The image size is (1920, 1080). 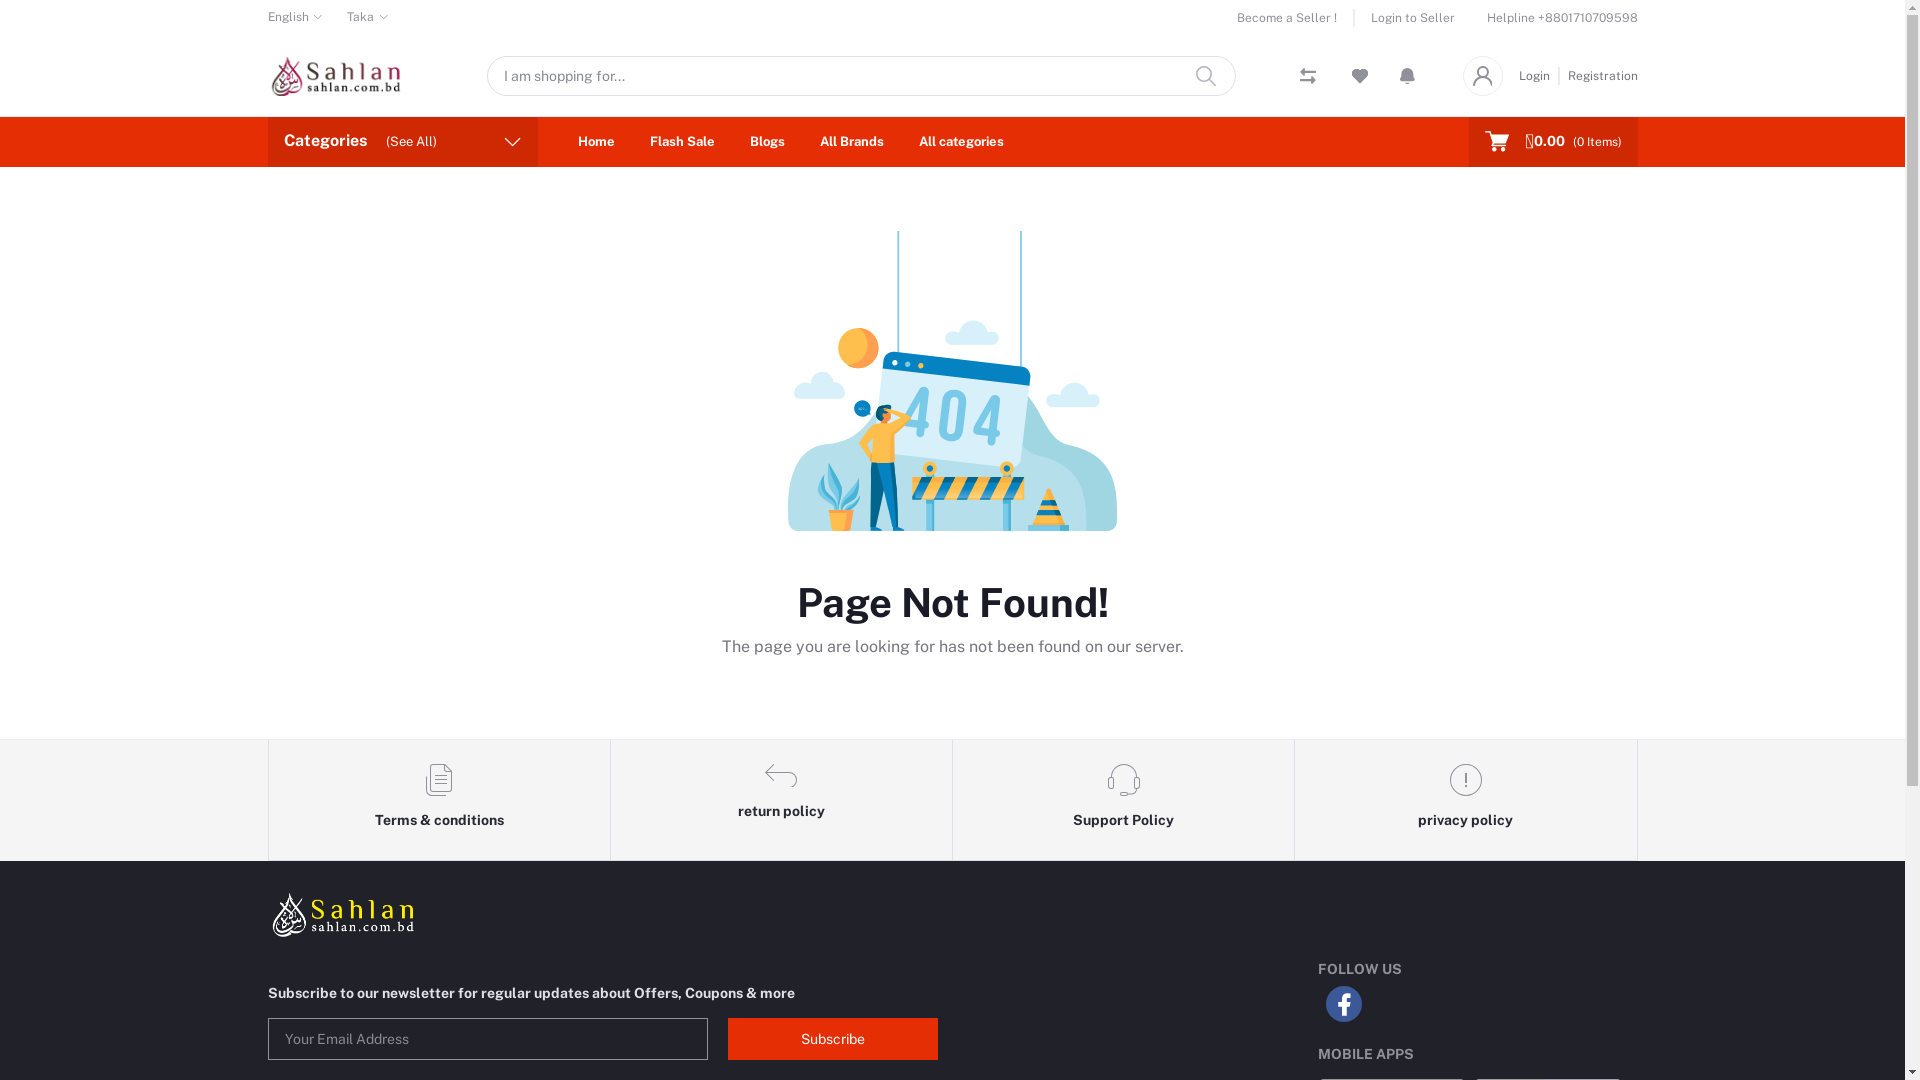 I want to click on 'Flash Sale', so click(x=682, y=141).